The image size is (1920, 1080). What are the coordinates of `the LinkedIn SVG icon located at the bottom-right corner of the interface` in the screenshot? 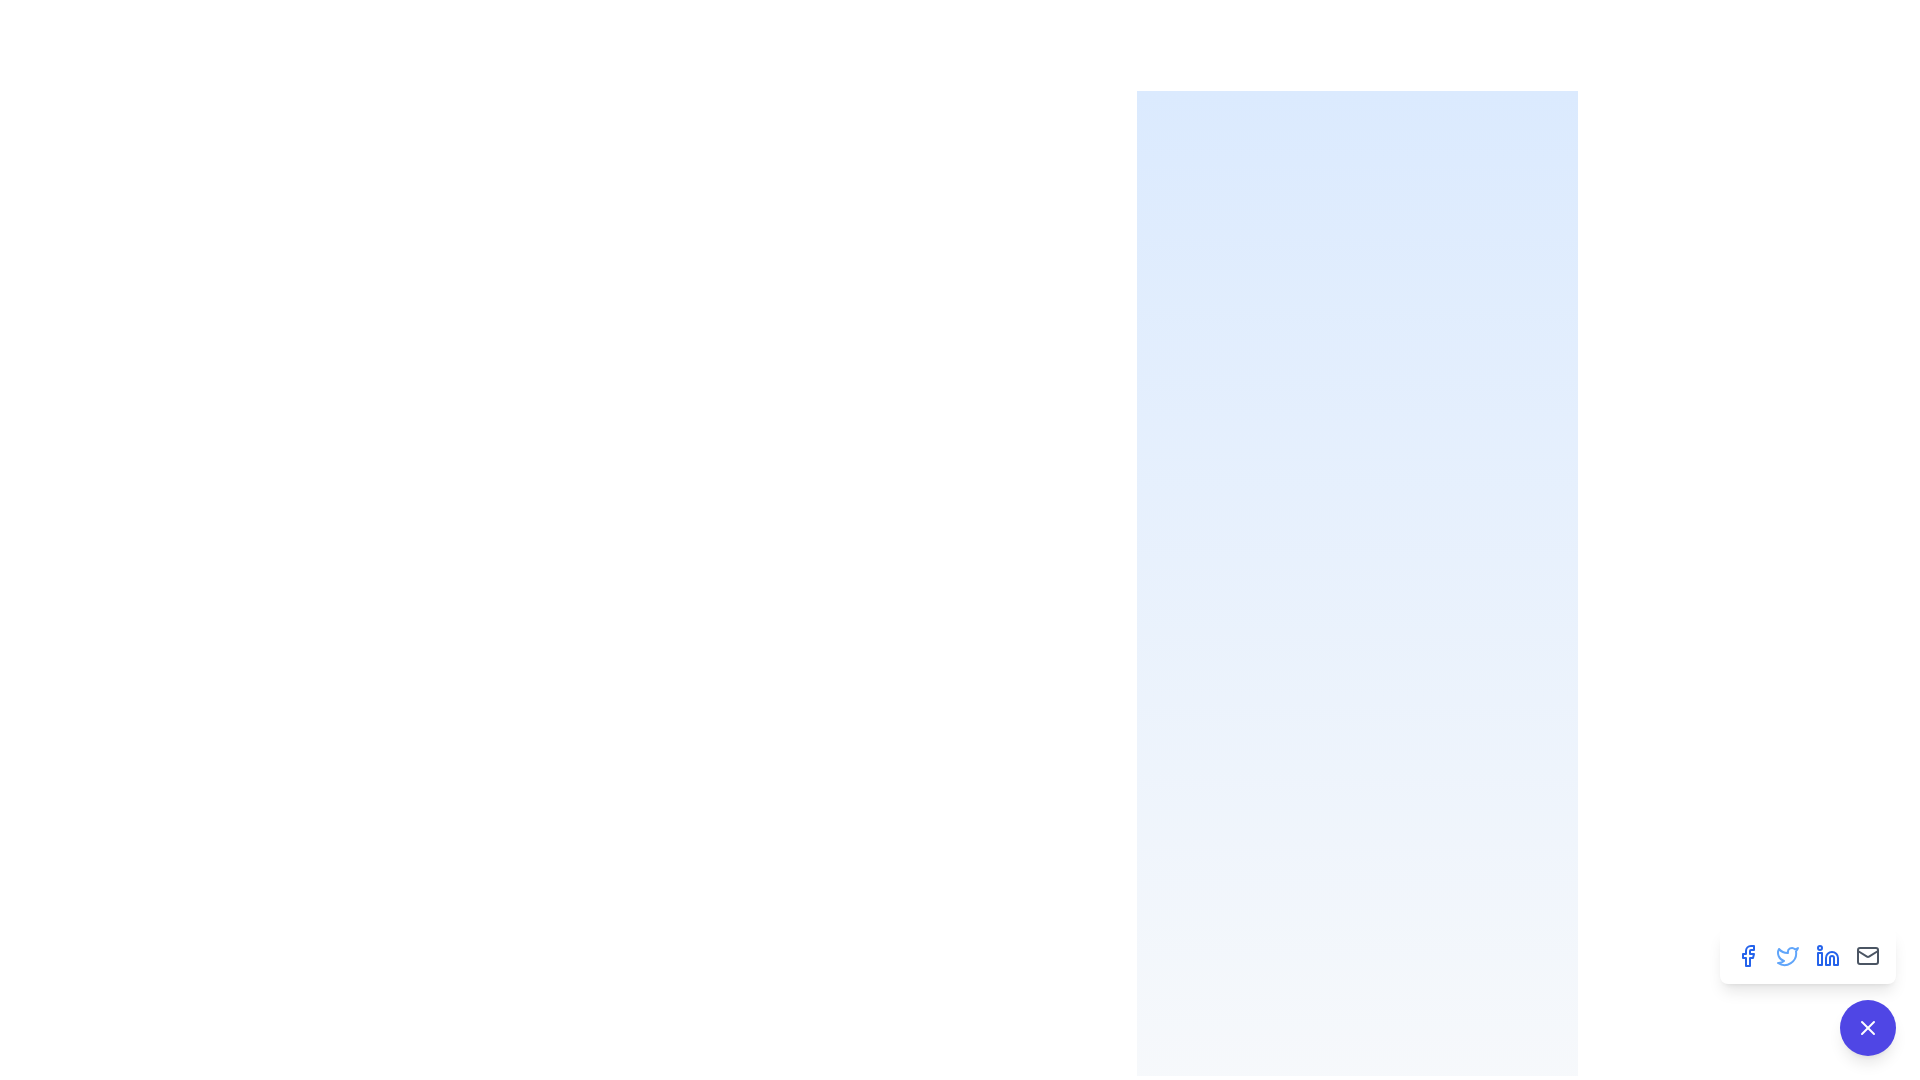 It's located at (1832, 956).